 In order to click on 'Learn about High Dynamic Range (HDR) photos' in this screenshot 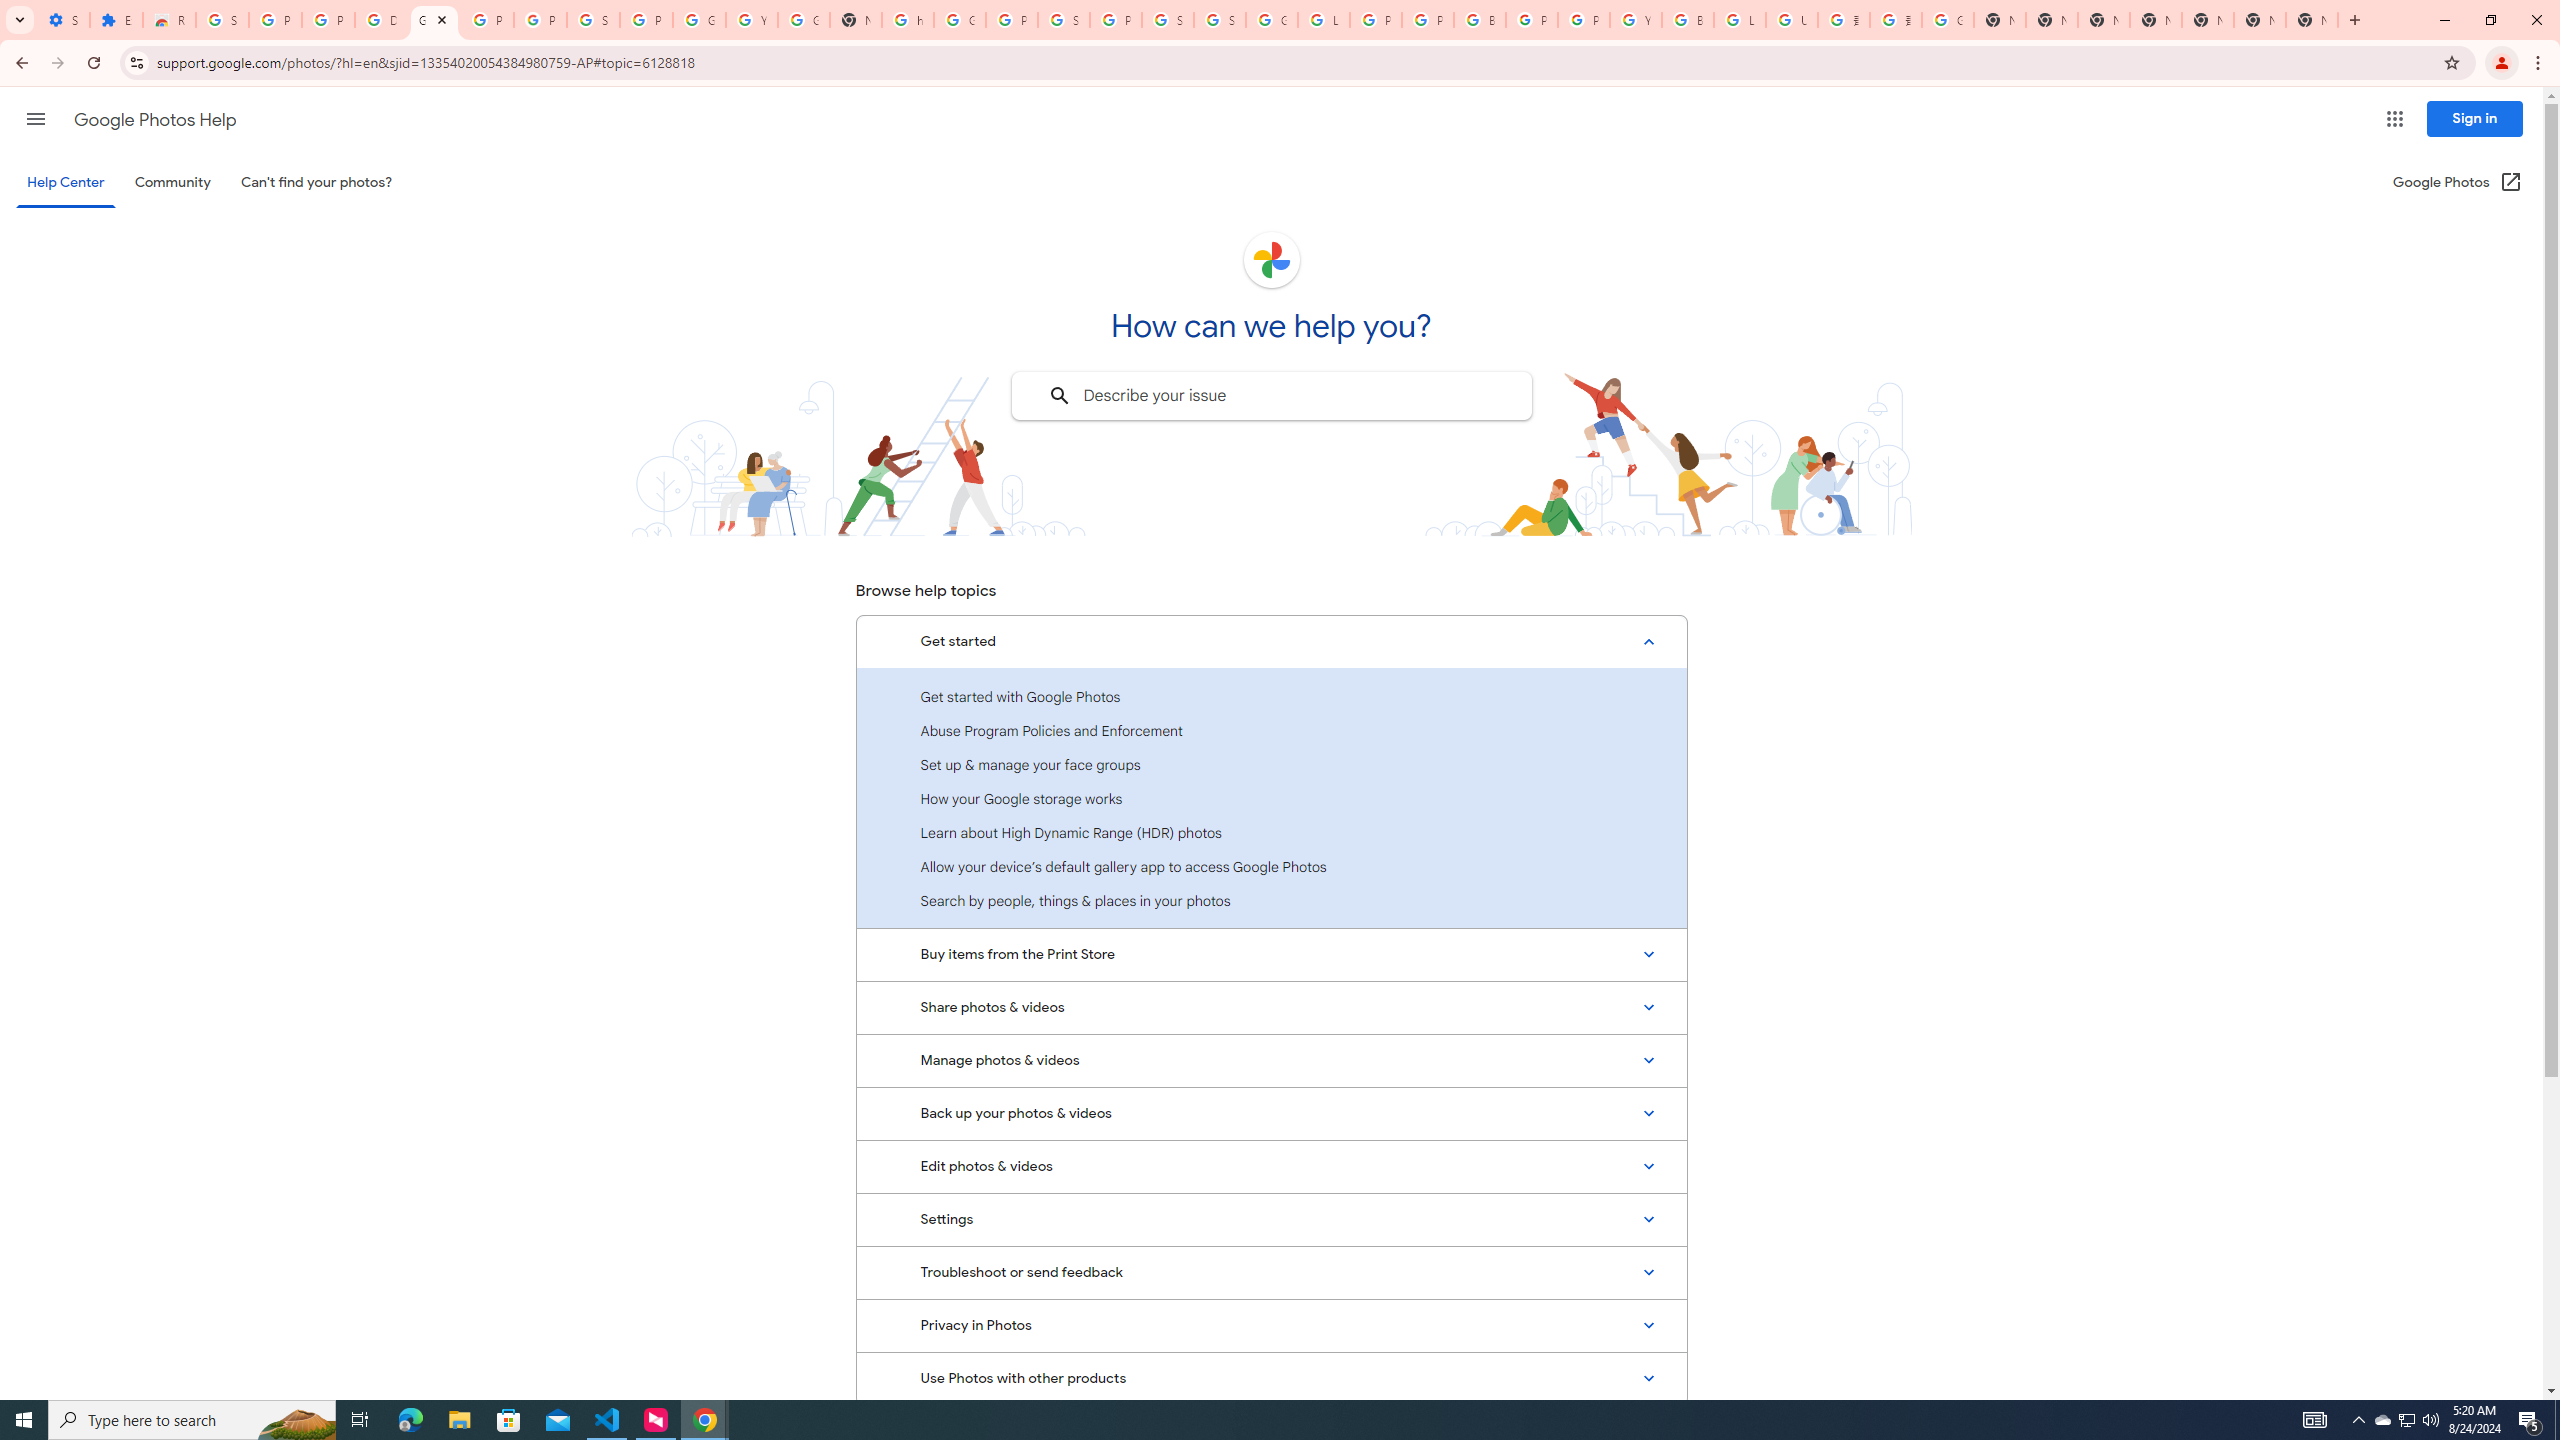, I will do `click(1271, 832)`.